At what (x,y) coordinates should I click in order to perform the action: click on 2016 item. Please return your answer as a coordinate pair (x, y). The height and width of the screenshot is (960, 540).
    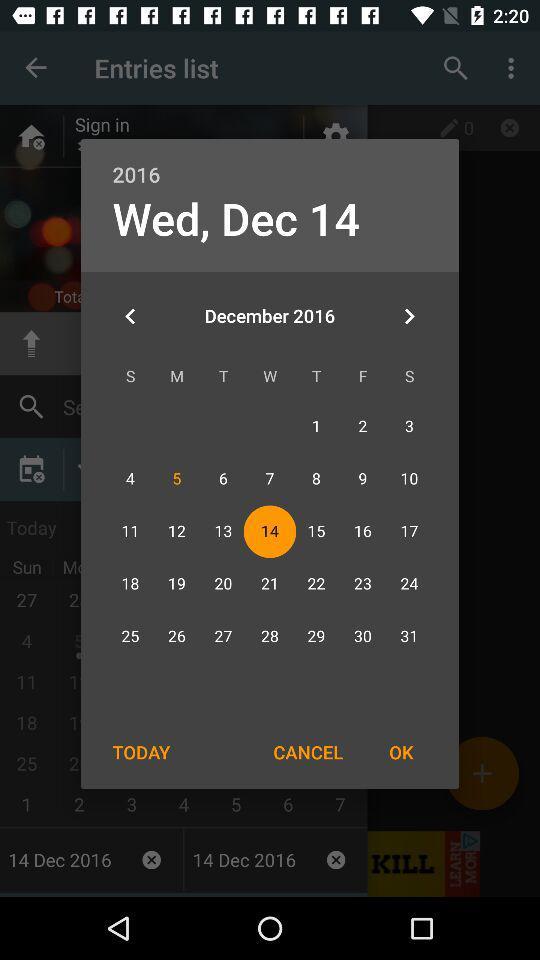
    Looking at the image, I should click on (270, 162).